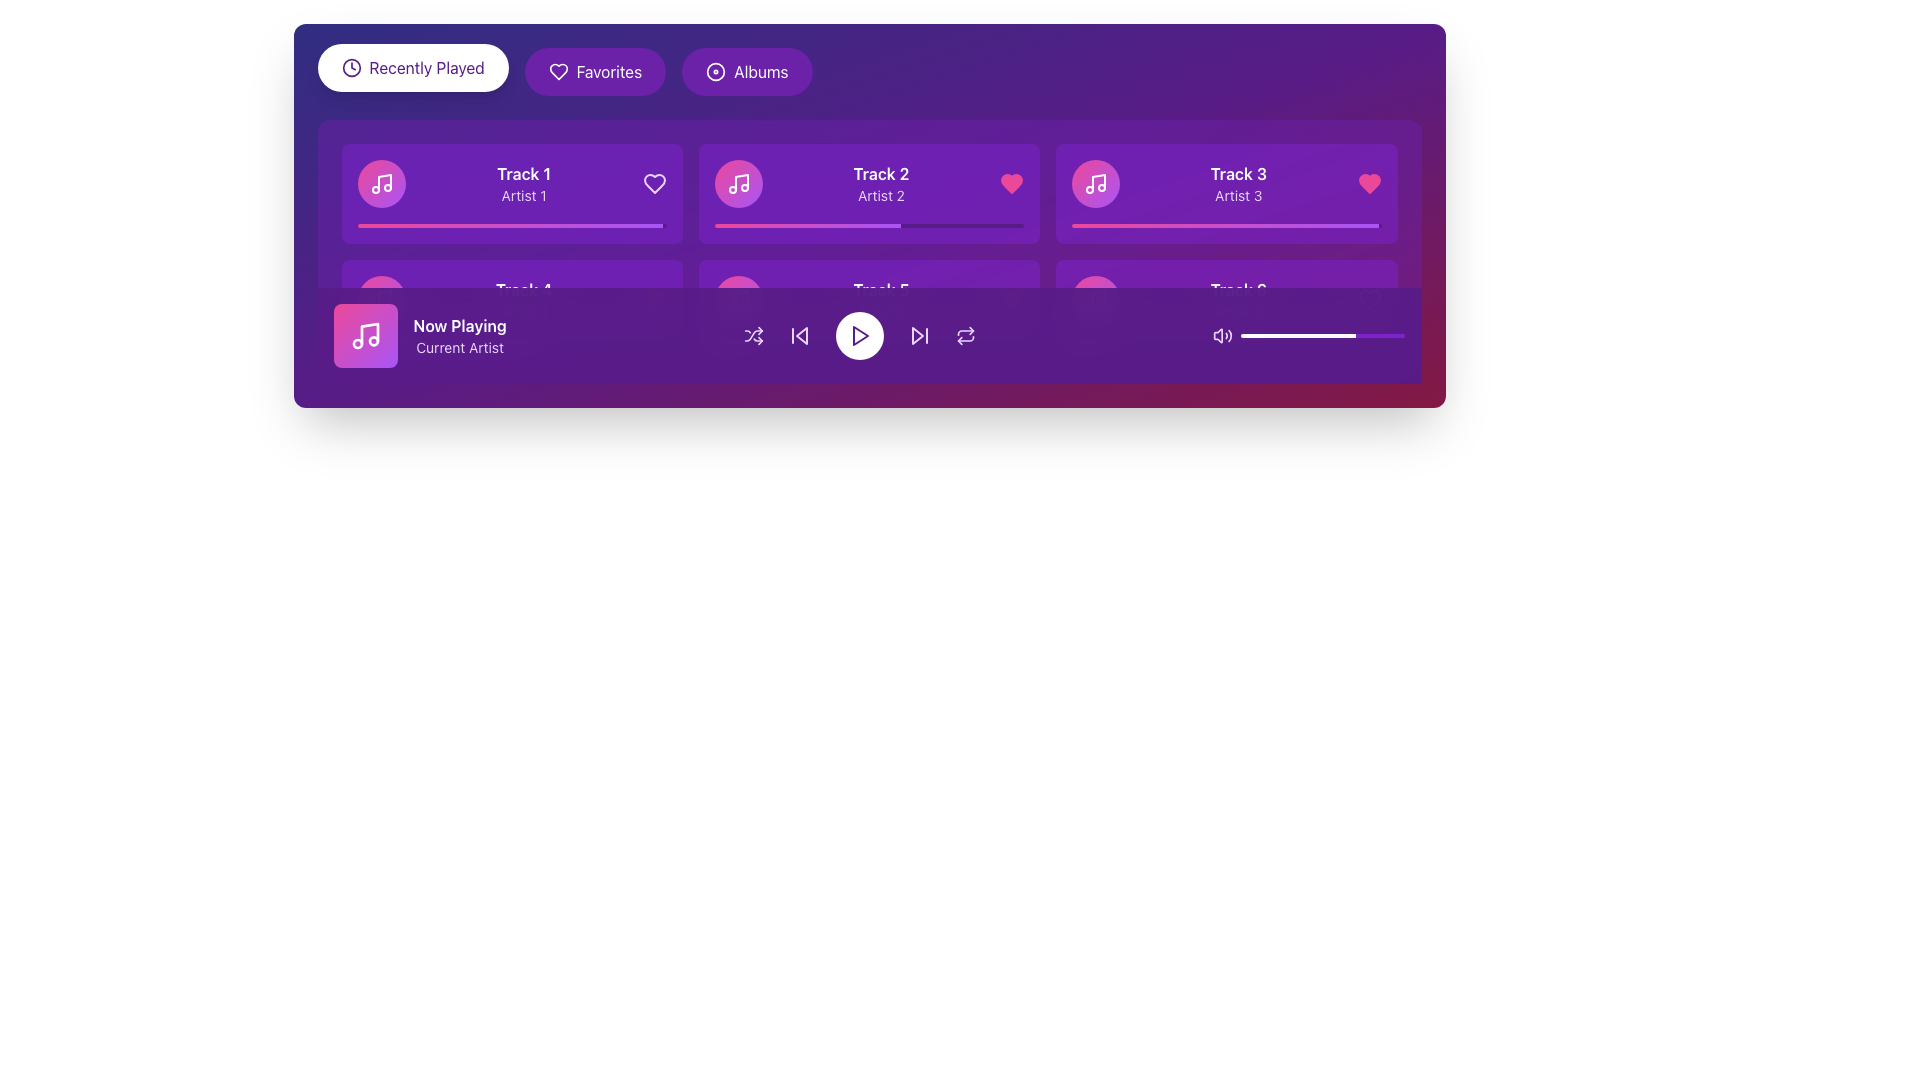  What do you see at coordinates (412, 67) in the screenshot?
I see `the 'Recently Played' button located at the top-left corner of the interface for keyboard navigation` at bounding box center [412, 67].